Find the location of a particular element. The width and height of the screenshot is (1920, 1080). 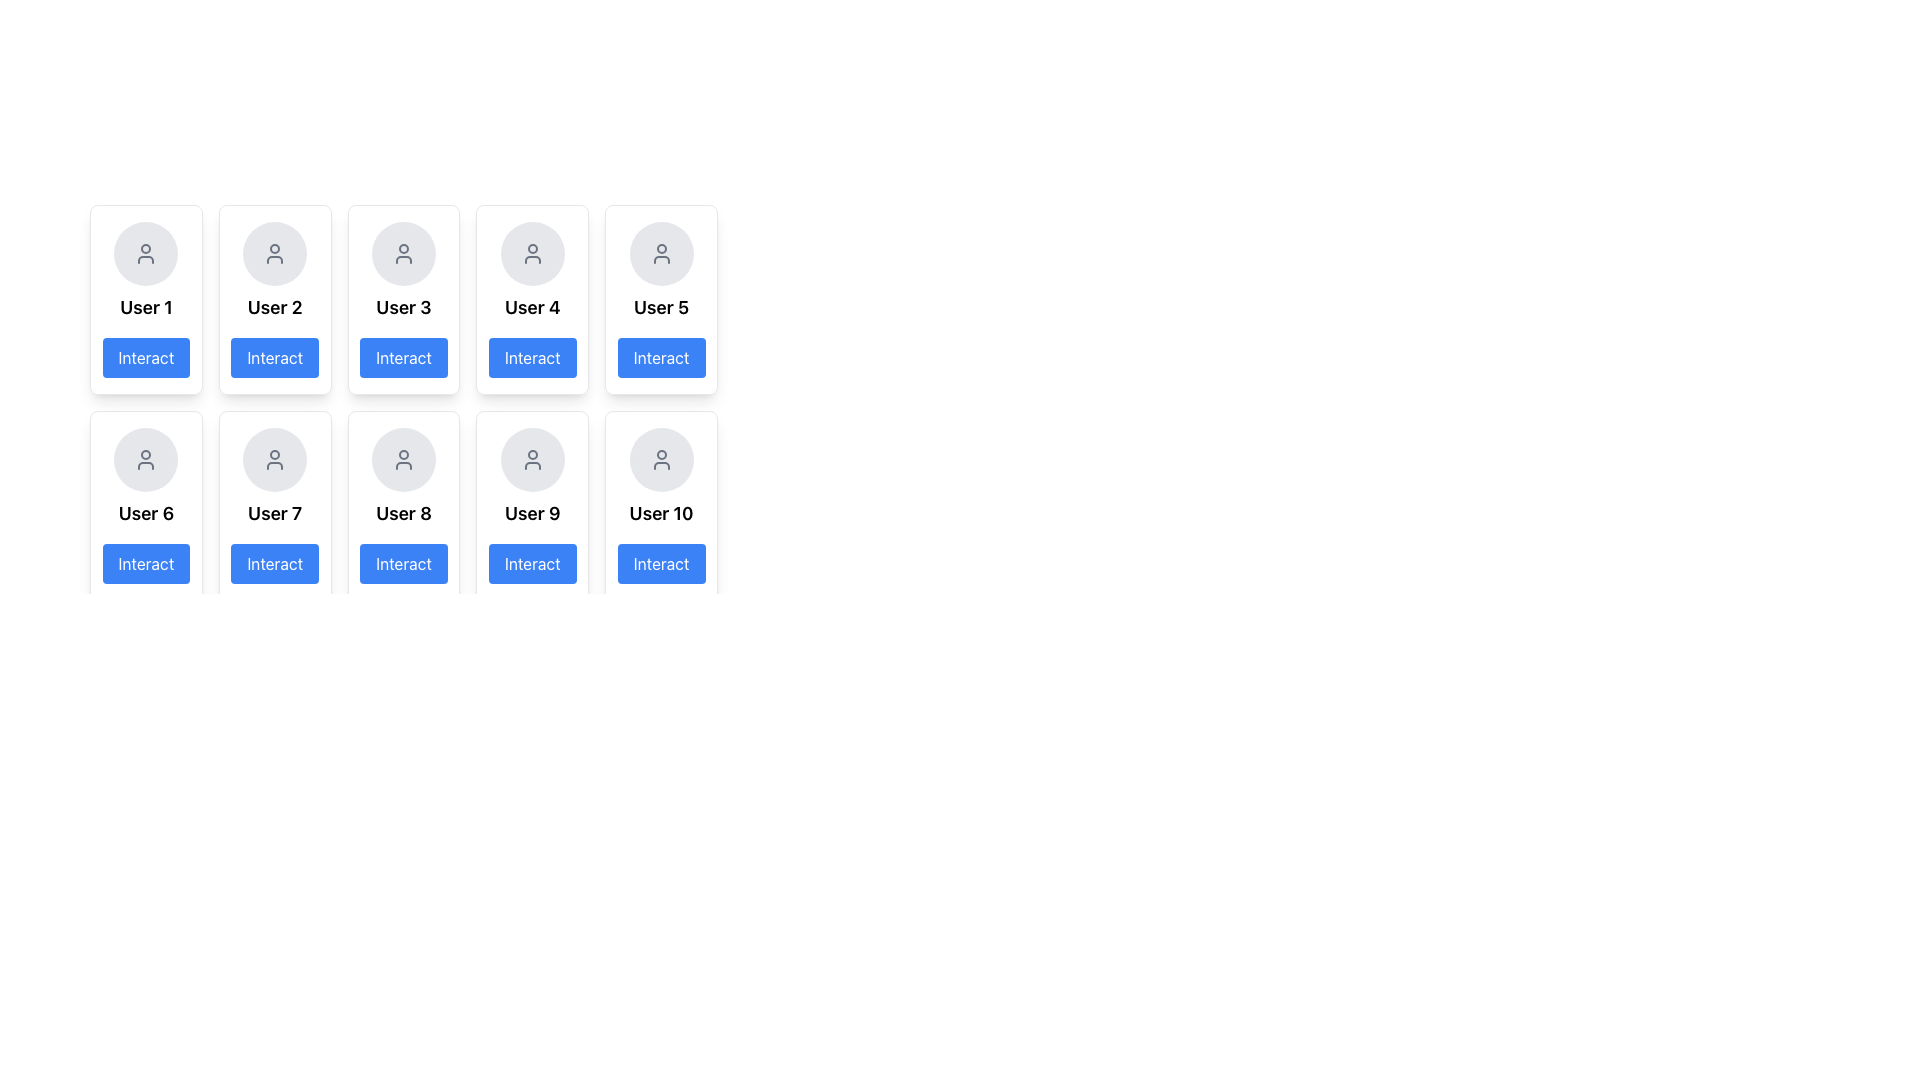

the profile icon representing 'User 8', located in the second row and third column of the user cards grid is located at coordinates (402, 459).